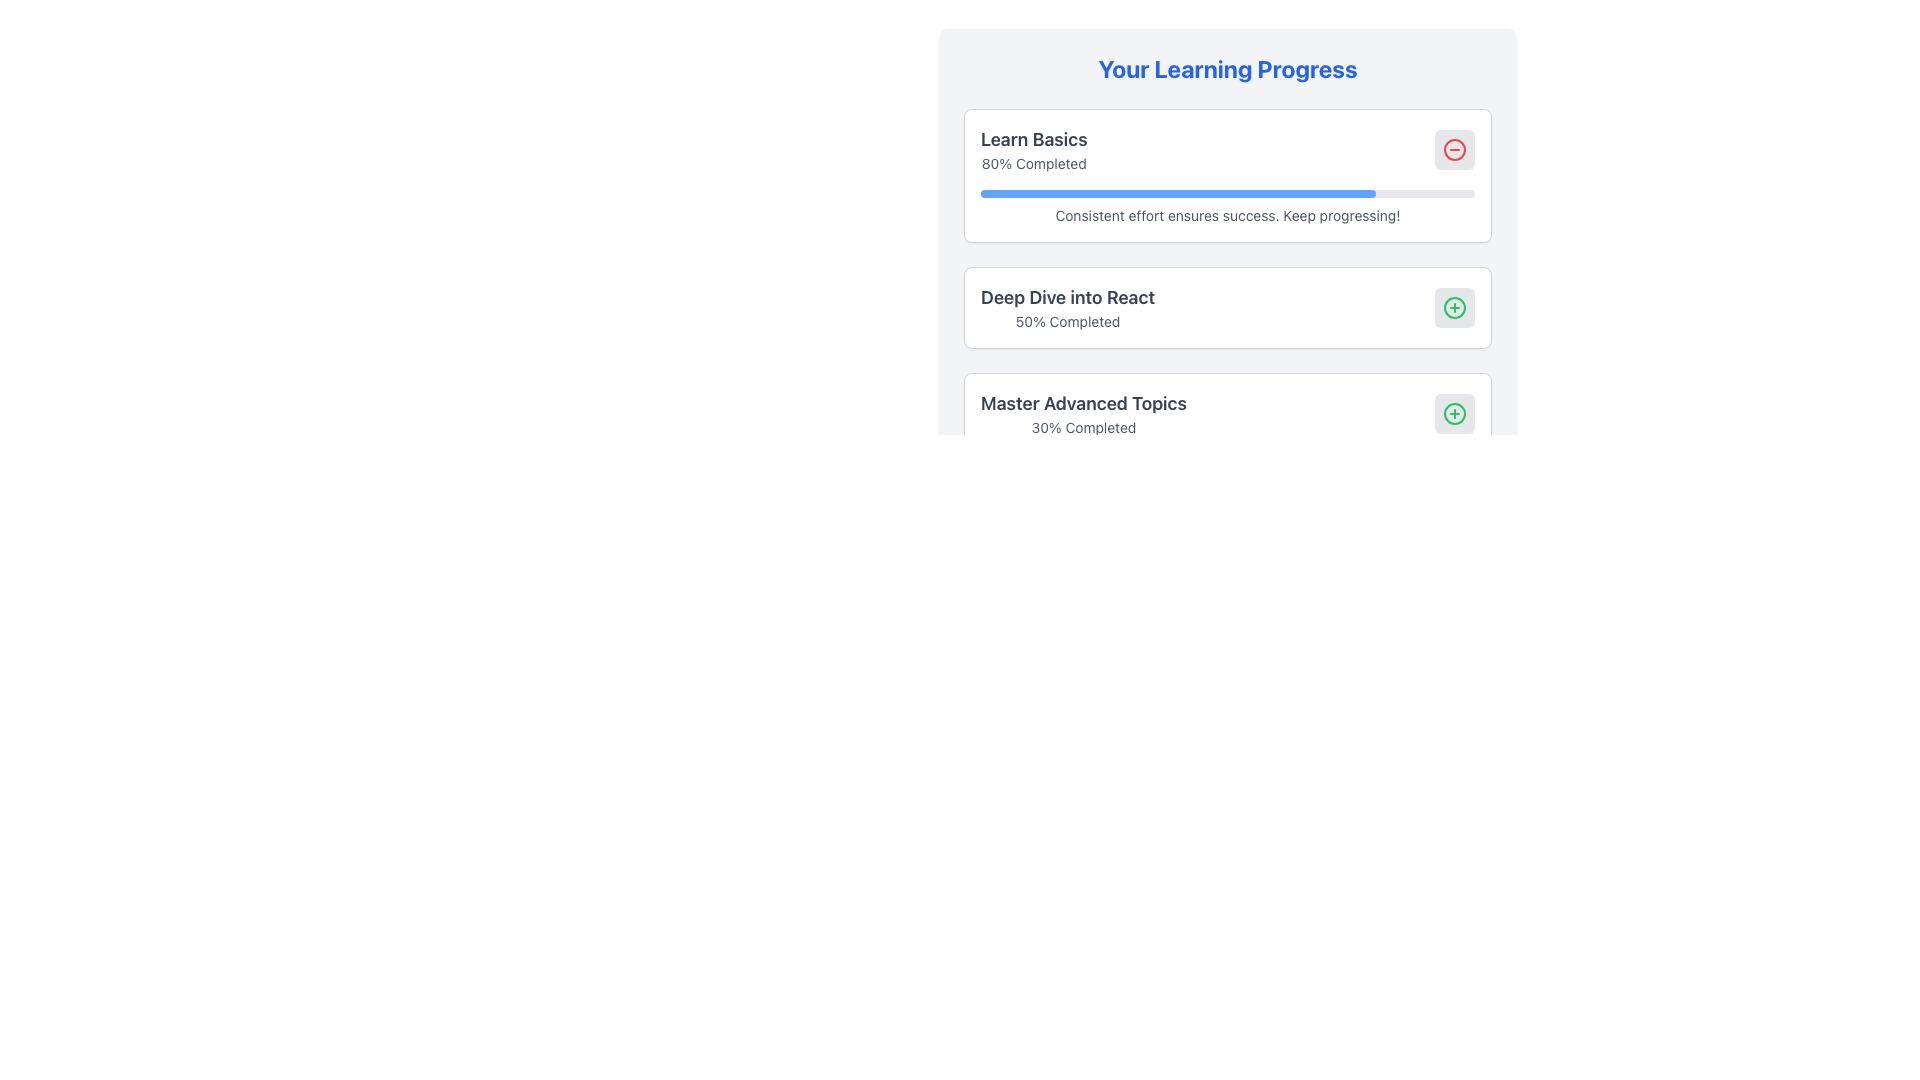  Describe the element at coordinates (1227, 308) in the screenshot. I see `title 'Deep Dive into React' and the progress information '50% Completed' from the informational card with progress tracking located in the 'Your Learning Progress' section` at that location.